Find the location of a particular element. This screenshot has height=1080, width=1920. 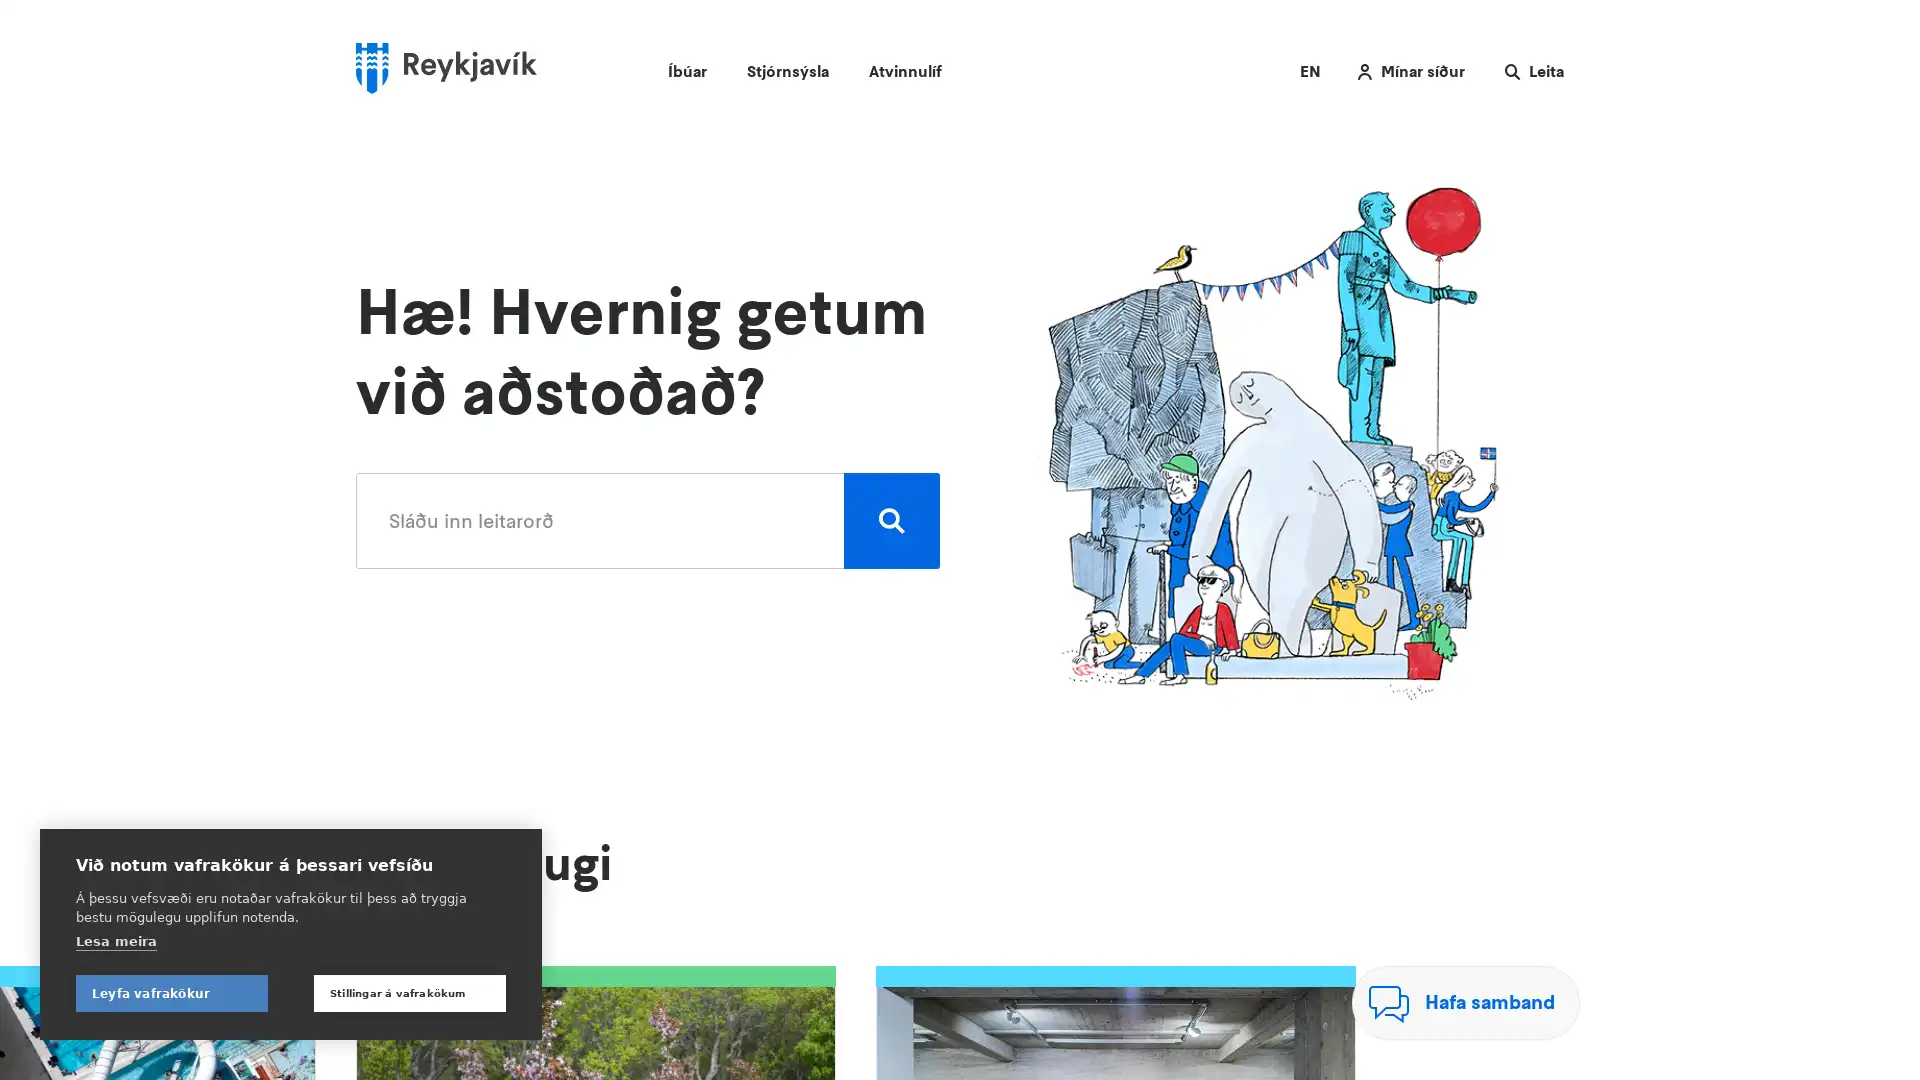

Leita is located at coordinates (891, 519).